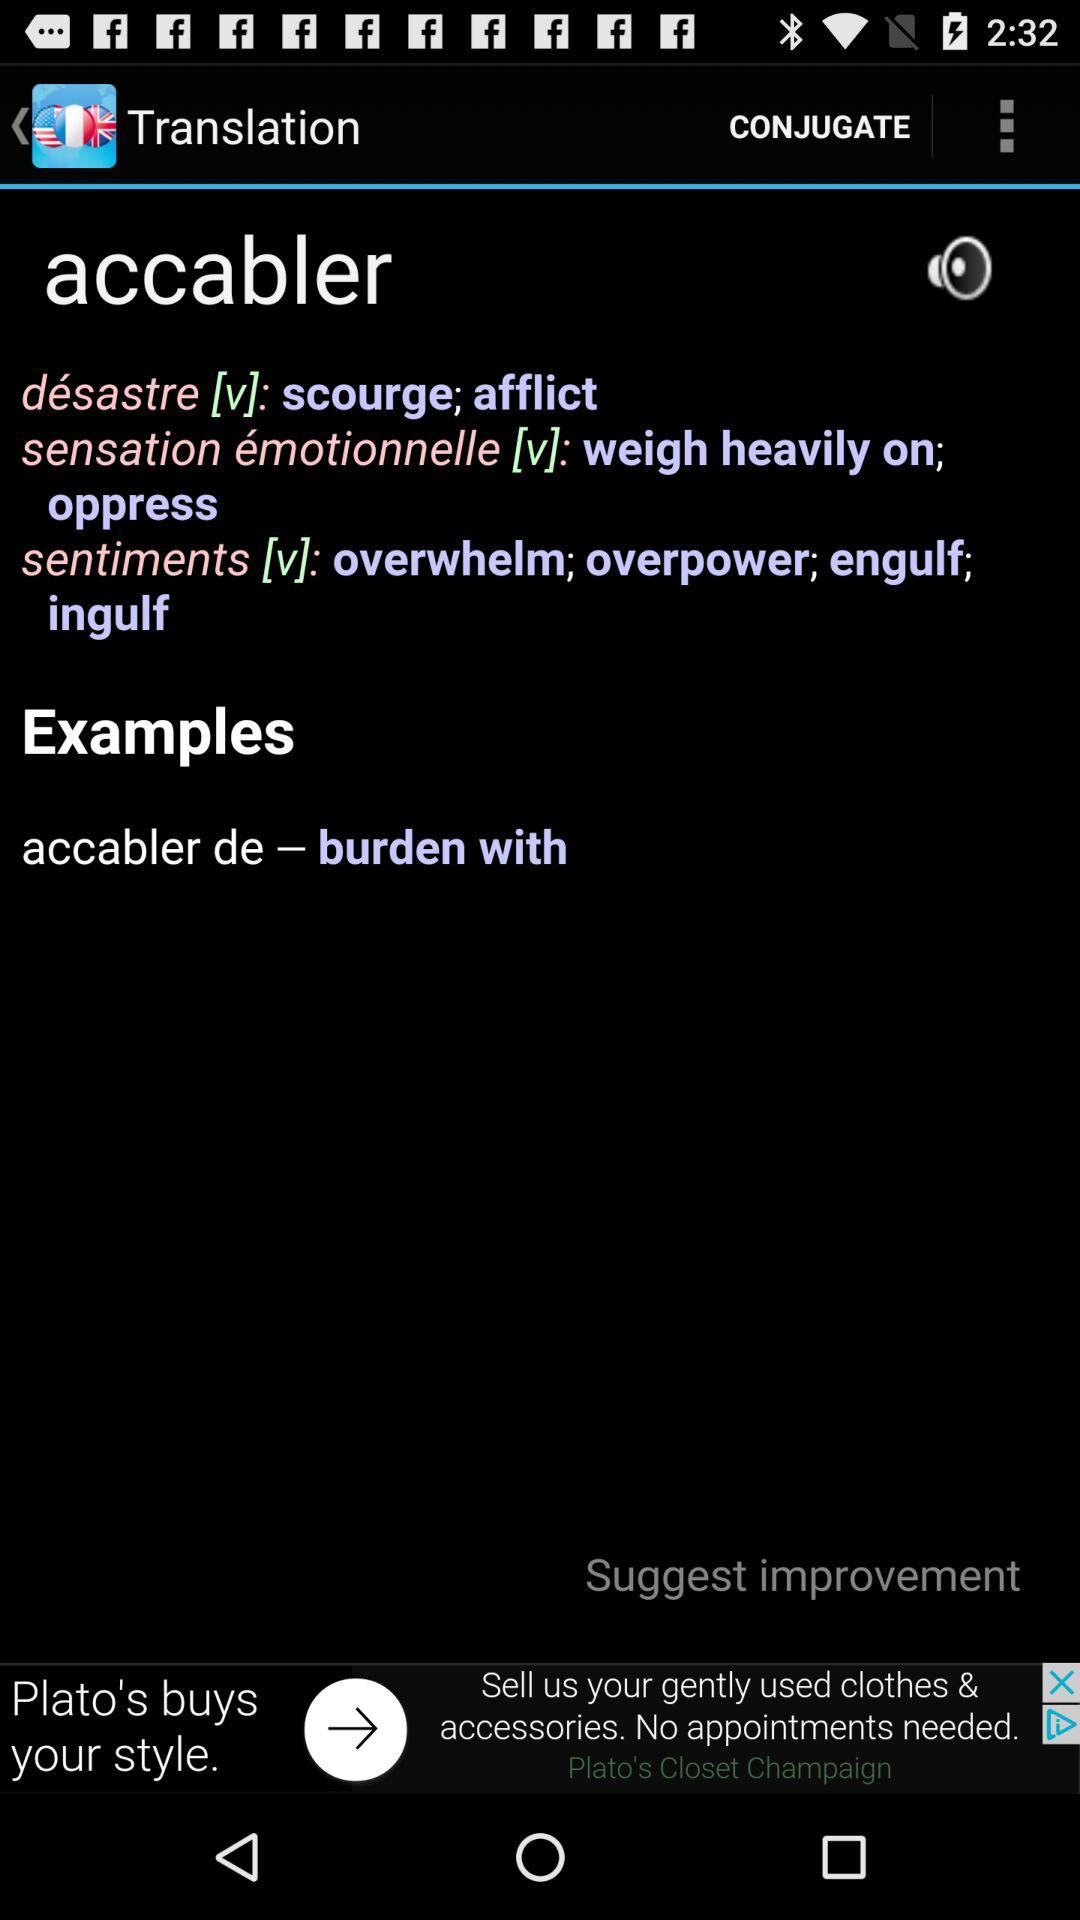 Image resolution: width=1080 pixels, height=1920 pixels. I want to click on link to site, so click(540, 1727).